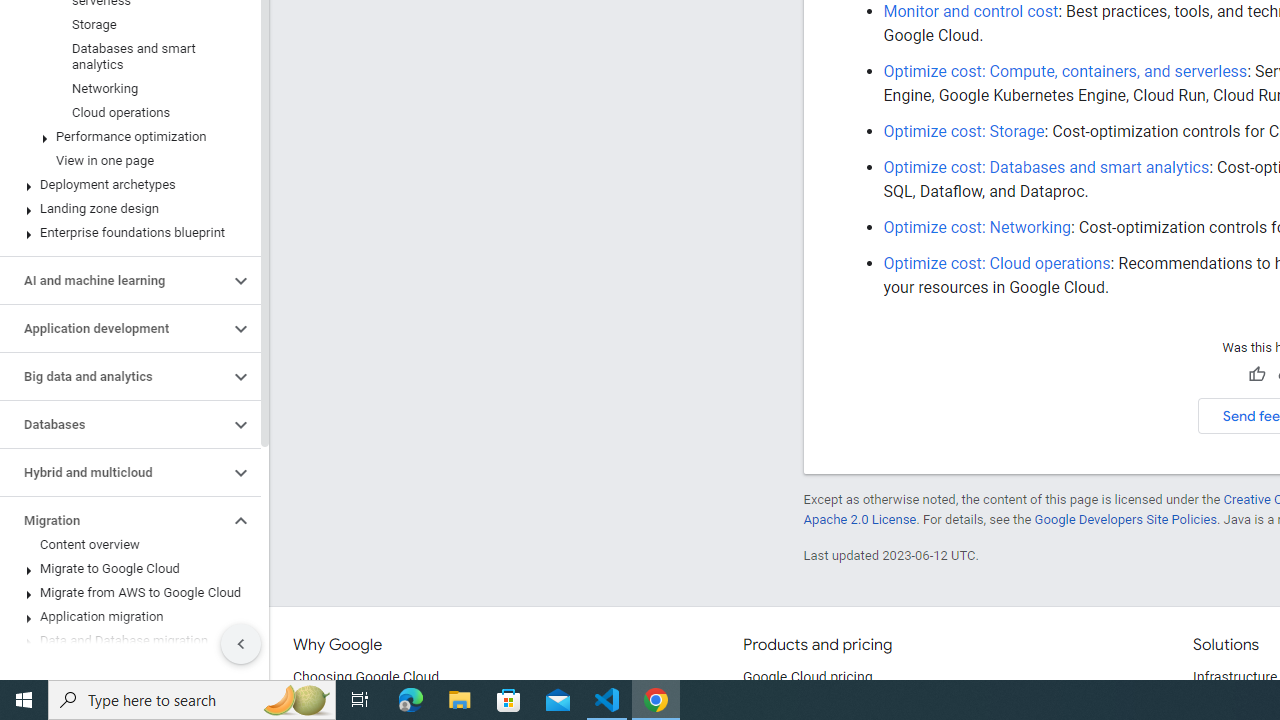 This screenshot has width=1280, height=720. What do you see at coordinates (1255, 375) in the screenshot?
I see `'Helpful'` at bounding box center [1255, 375].